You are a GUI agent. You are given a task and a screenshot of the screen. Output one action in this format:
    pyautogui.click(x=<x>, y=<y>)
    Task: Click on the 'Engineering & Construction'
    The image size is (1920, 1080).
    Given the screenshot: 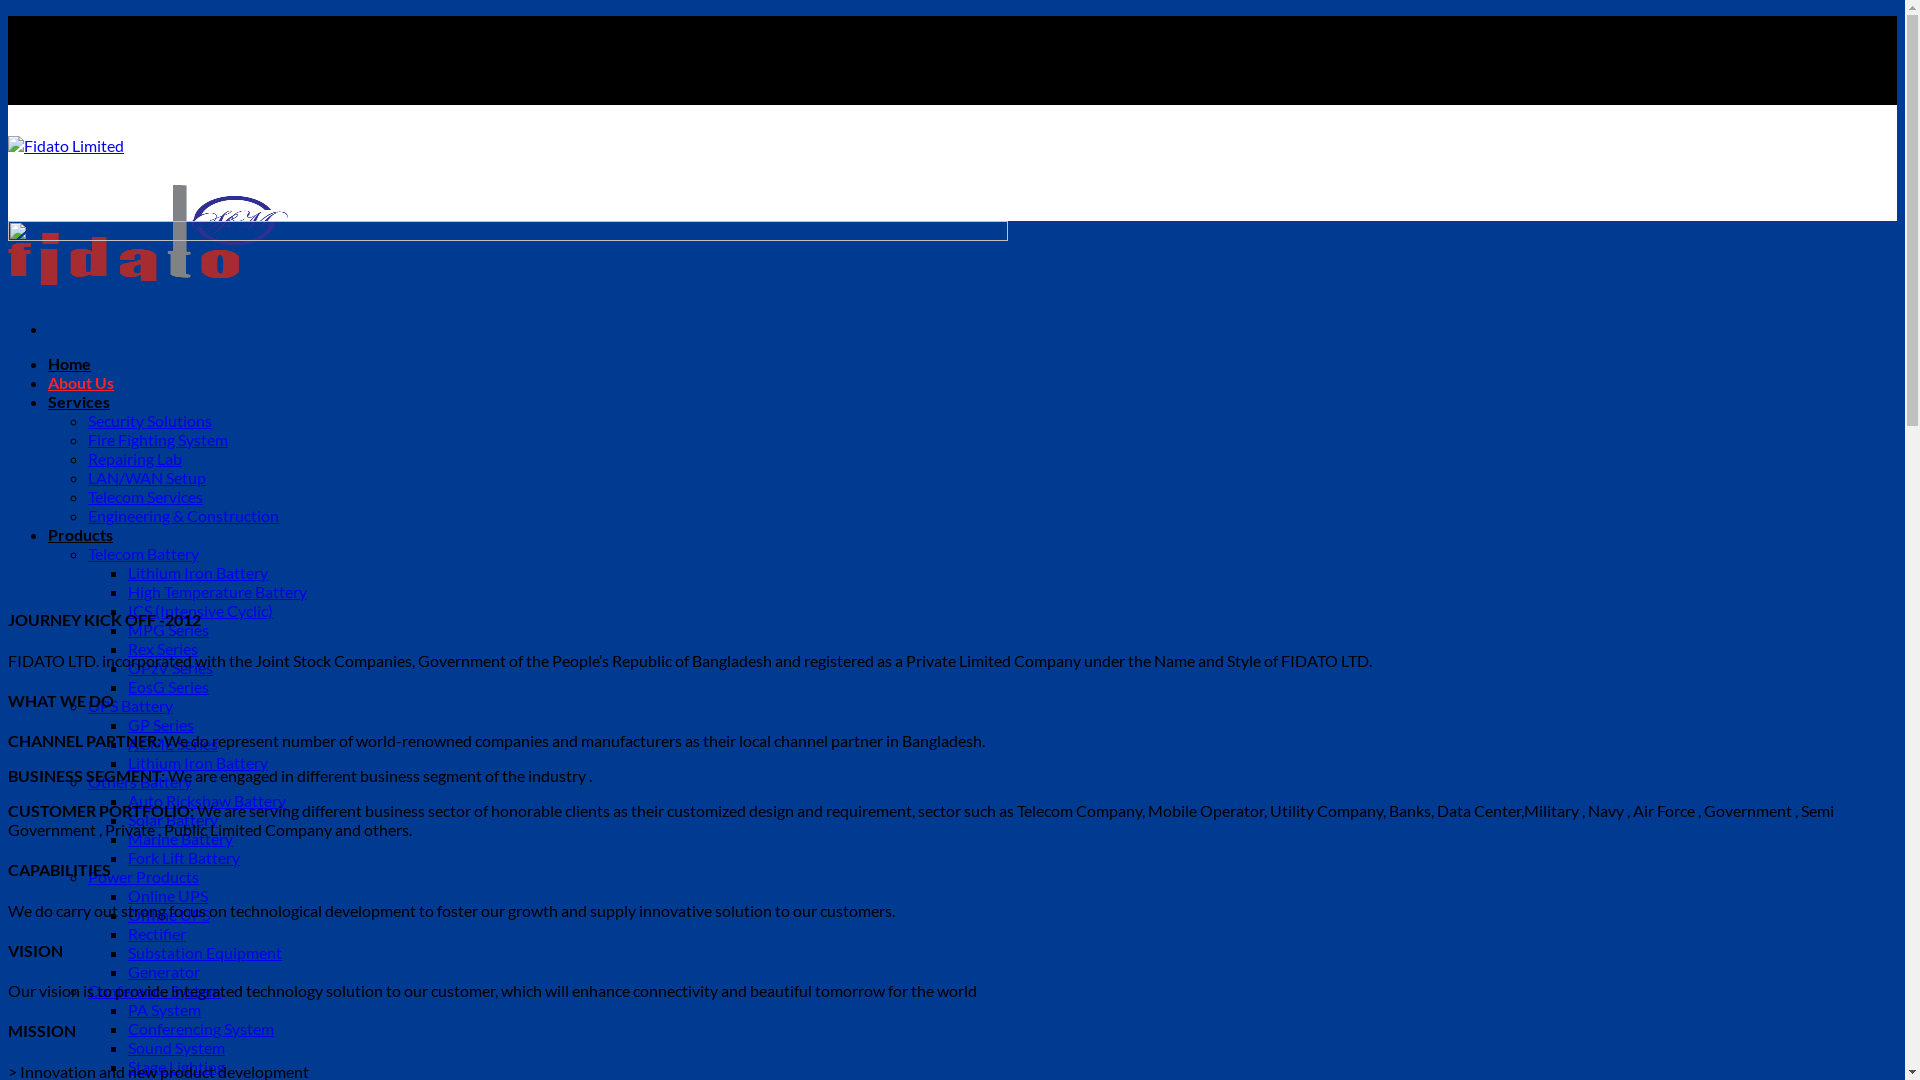 What is the action you would take?
    pyautogui.click(x=183, y=514)
    